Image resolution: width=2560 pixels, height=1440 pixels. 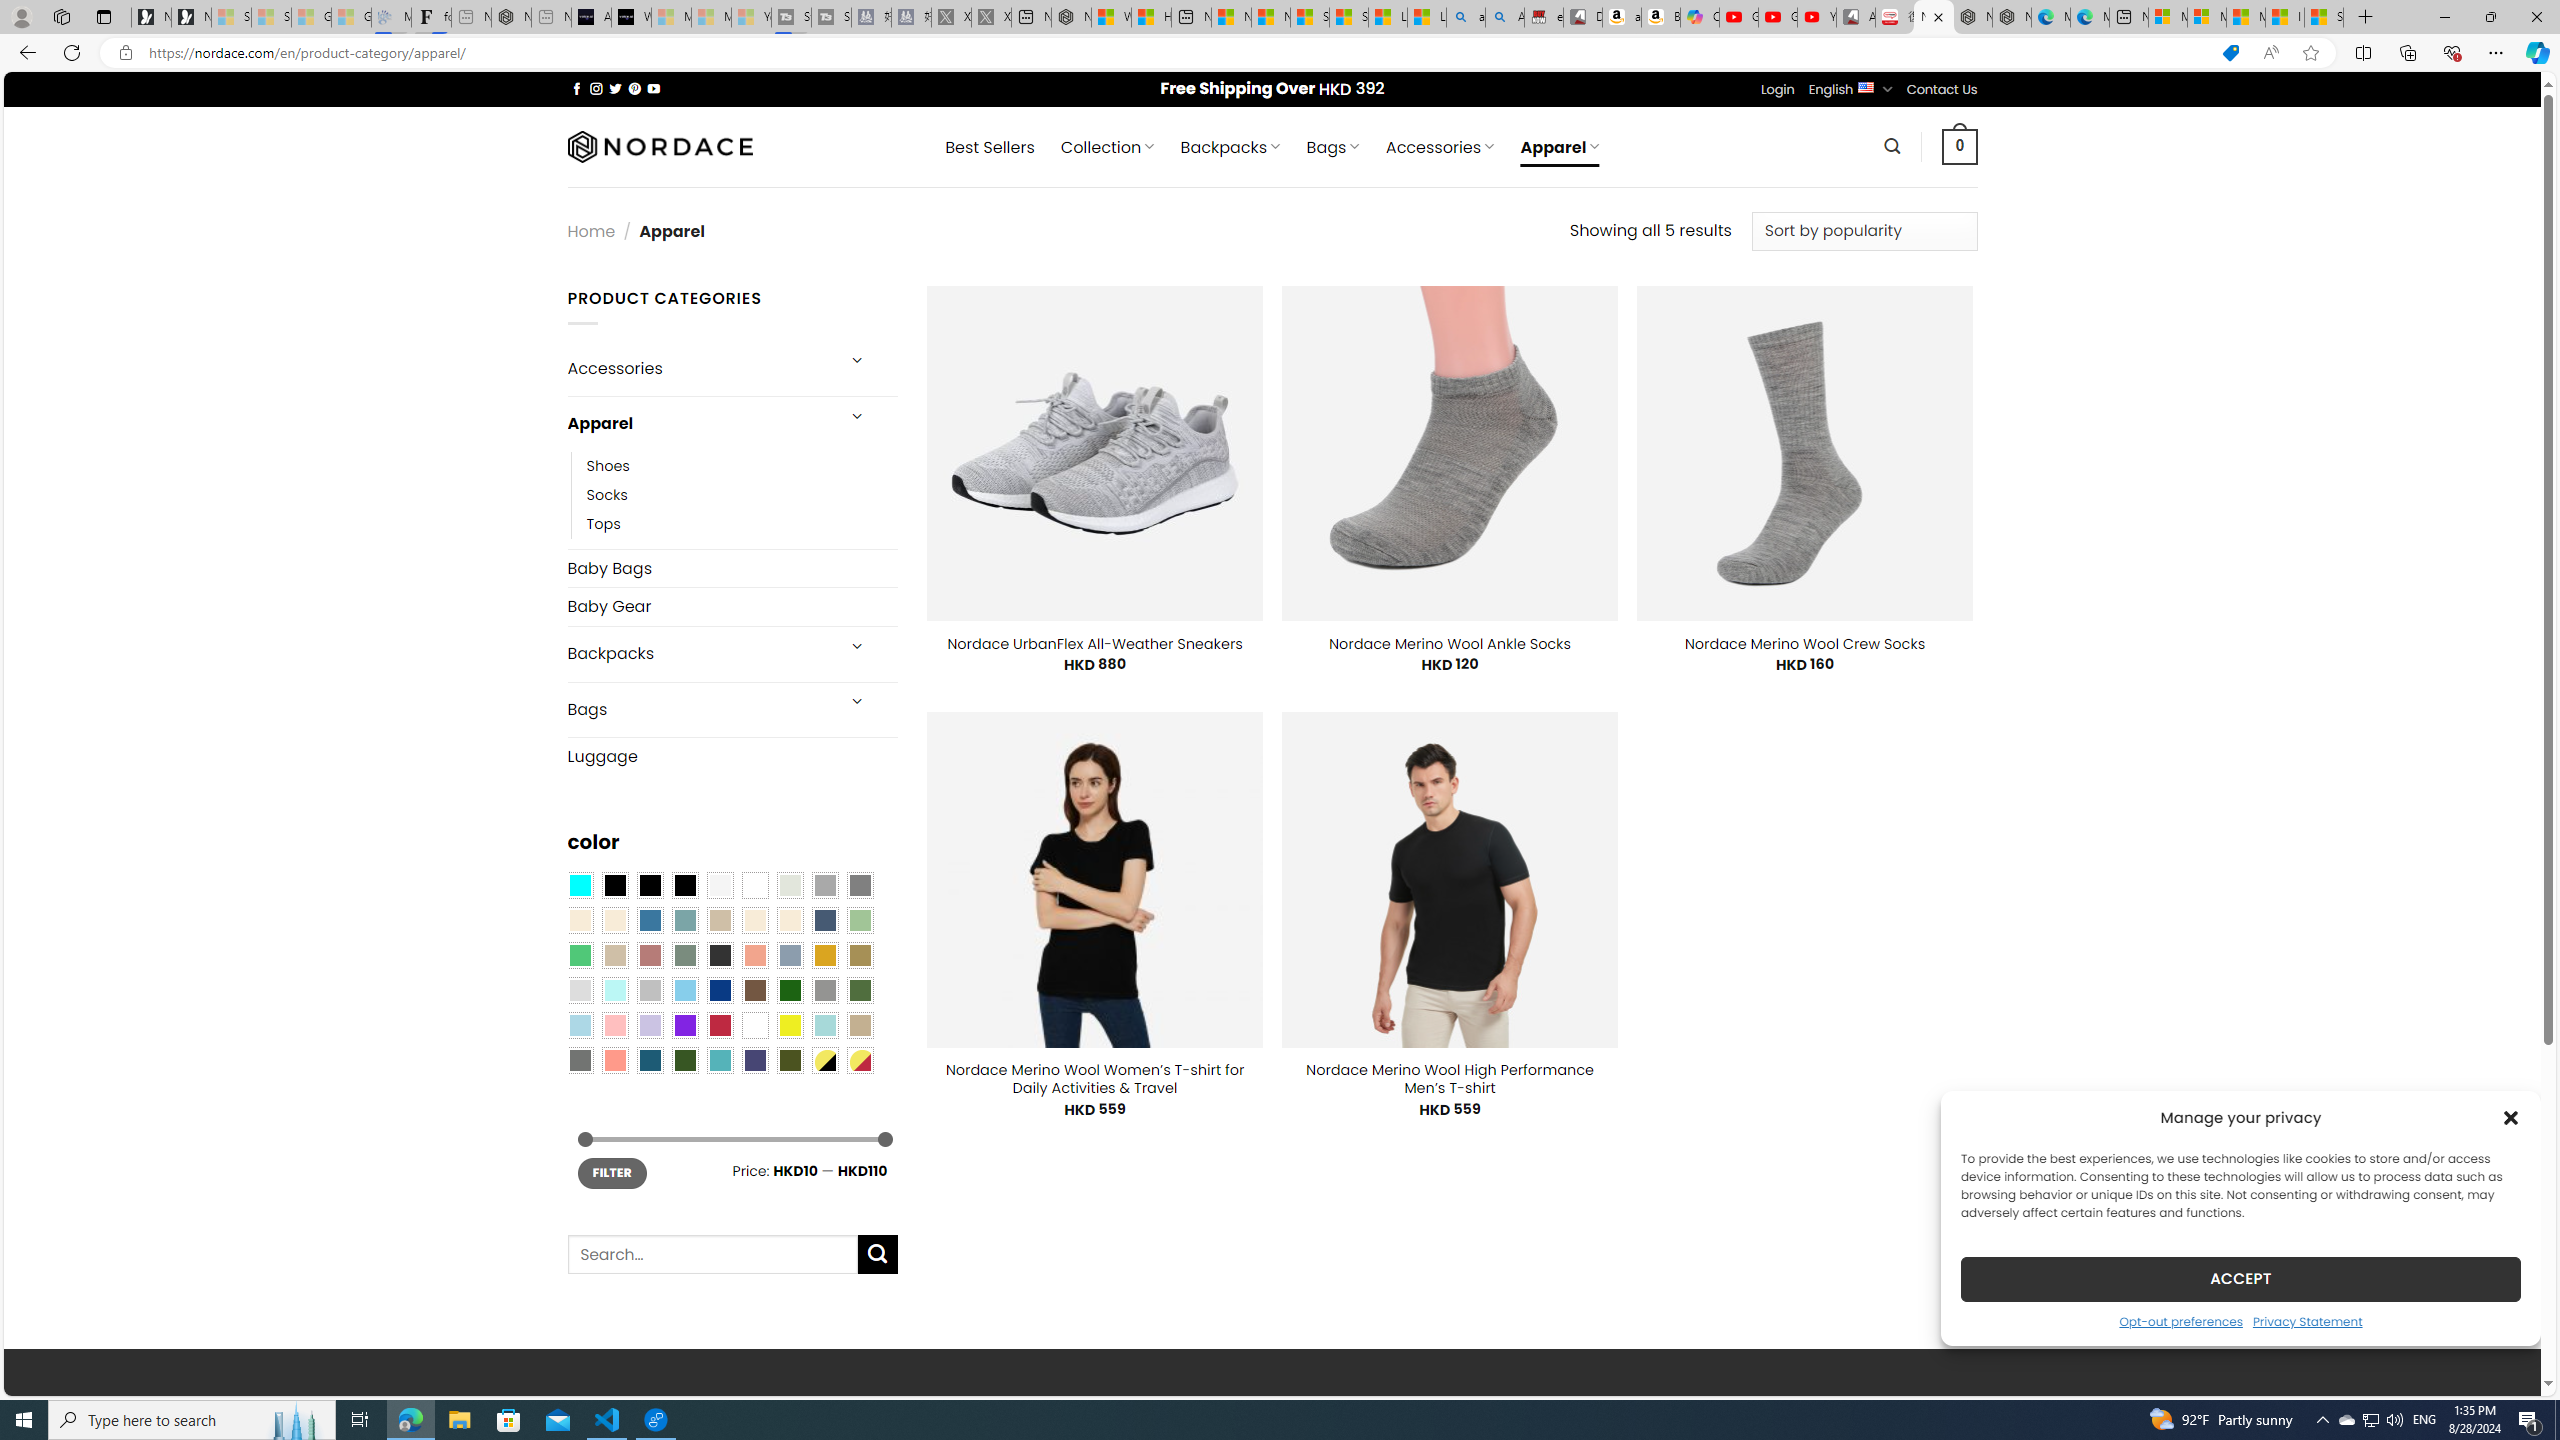 What do you see at coordinates (1866, 87) in the screenshot?
I see `'English'` at bounding box center [1866, 87].